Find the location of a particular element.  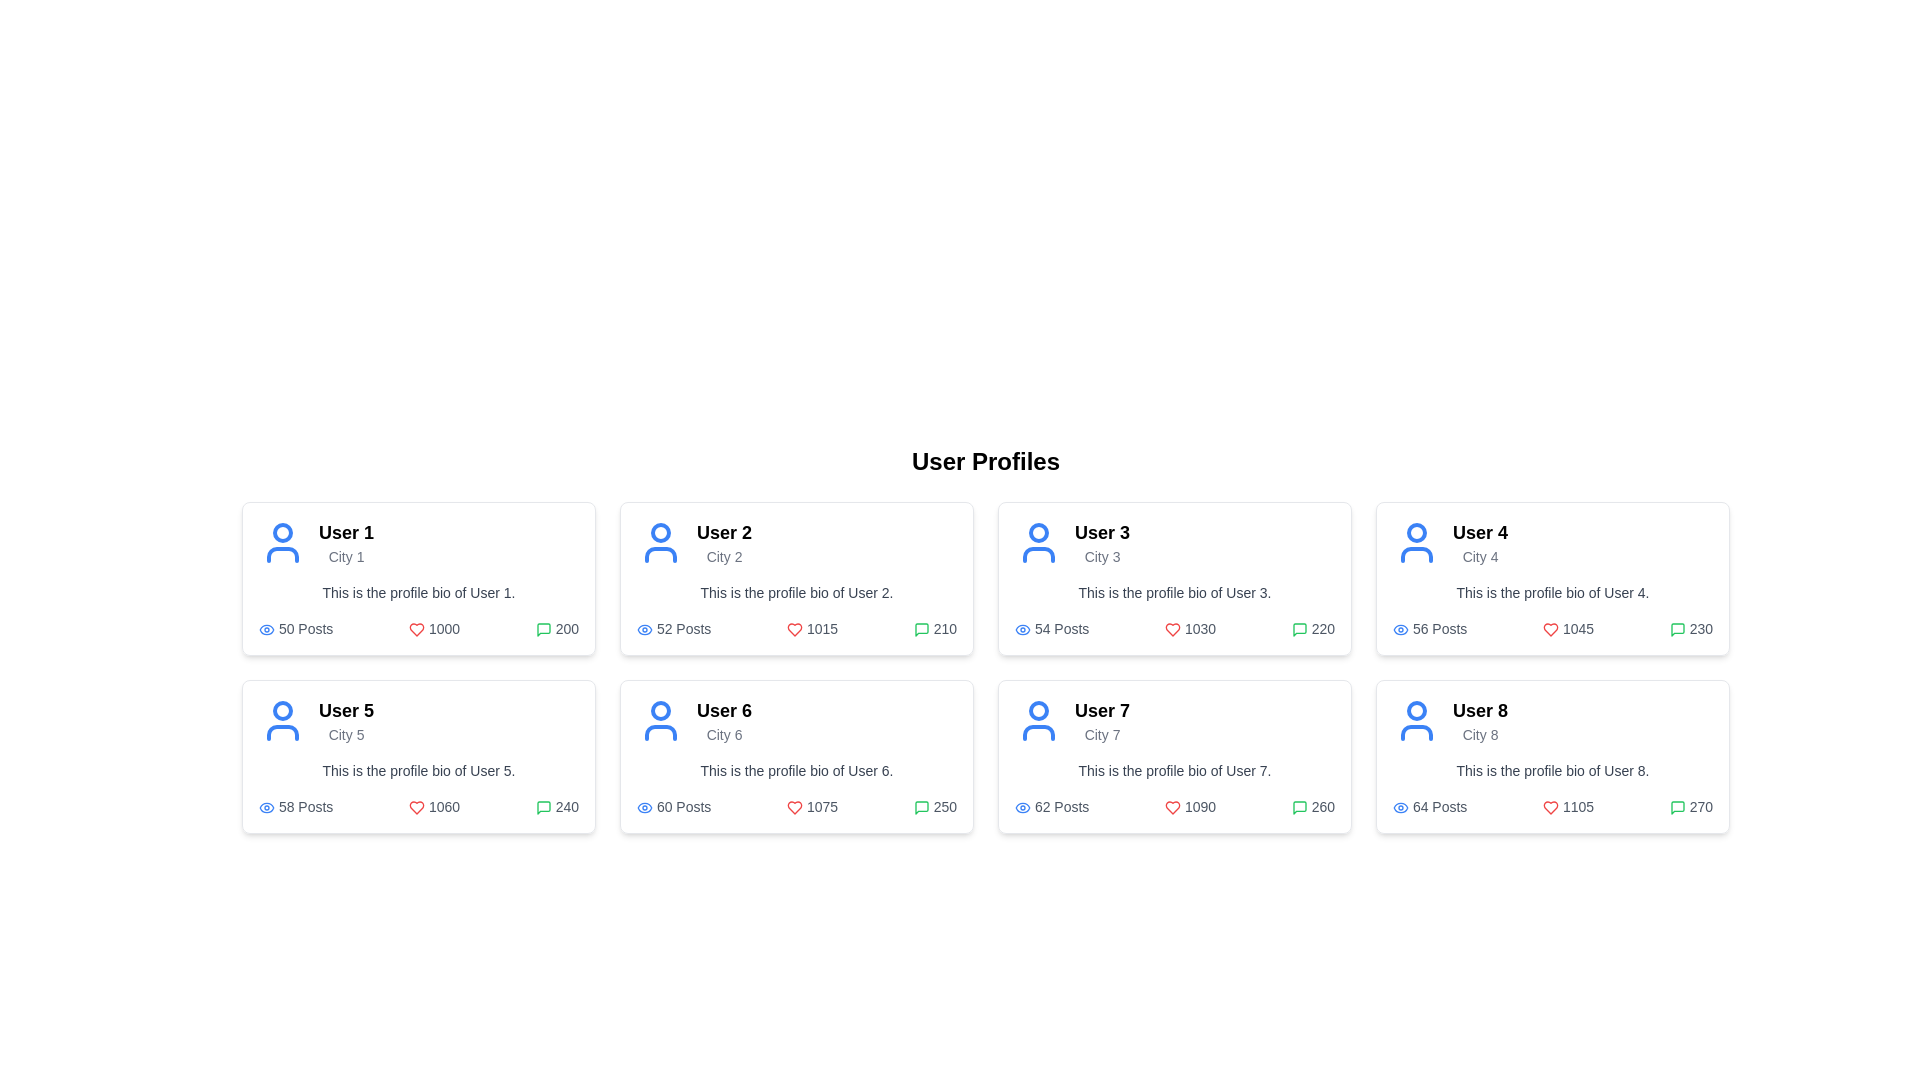

the static text label displaying the value '1015', which is located in the second profile card, following the '52 Posts' text and the heart icon is located at coordinates (812, 627).